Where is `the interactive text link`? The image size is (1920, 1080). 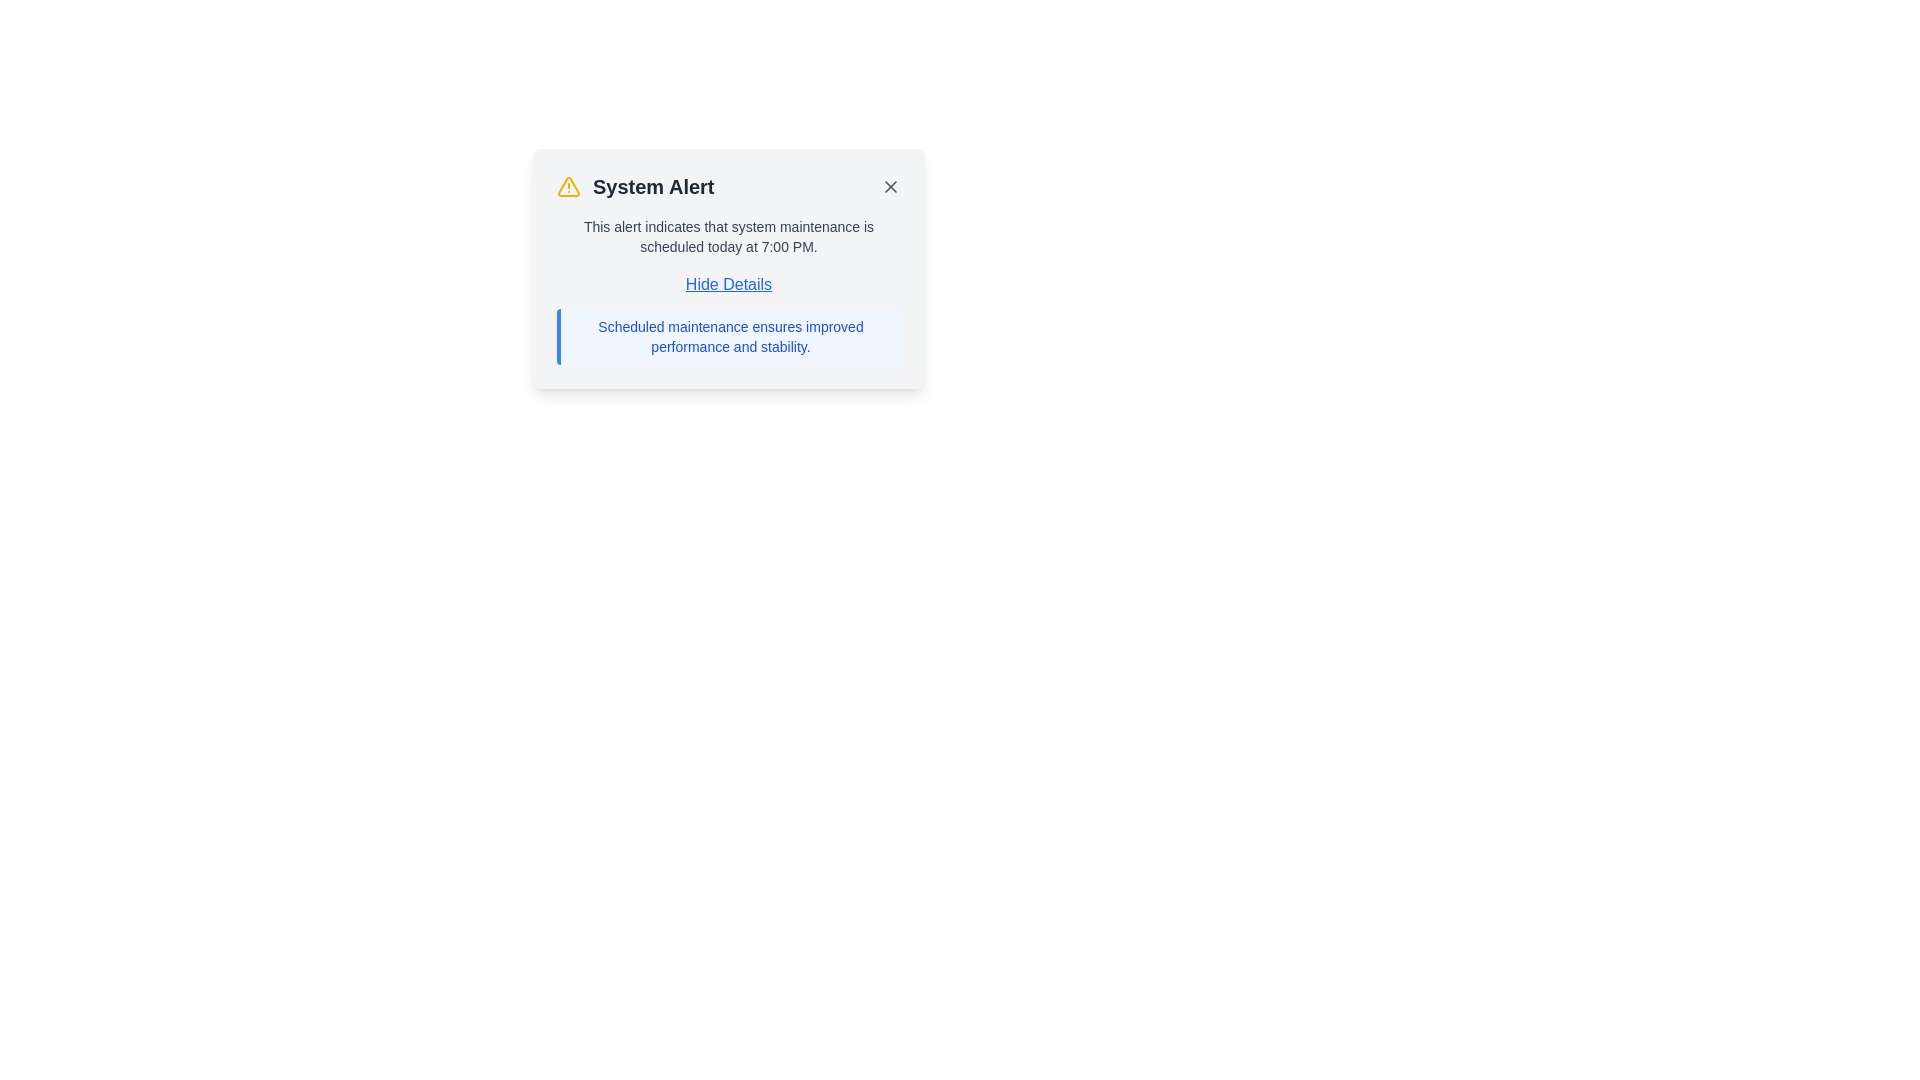 the interactive text link is located at coordinates (728, 285).